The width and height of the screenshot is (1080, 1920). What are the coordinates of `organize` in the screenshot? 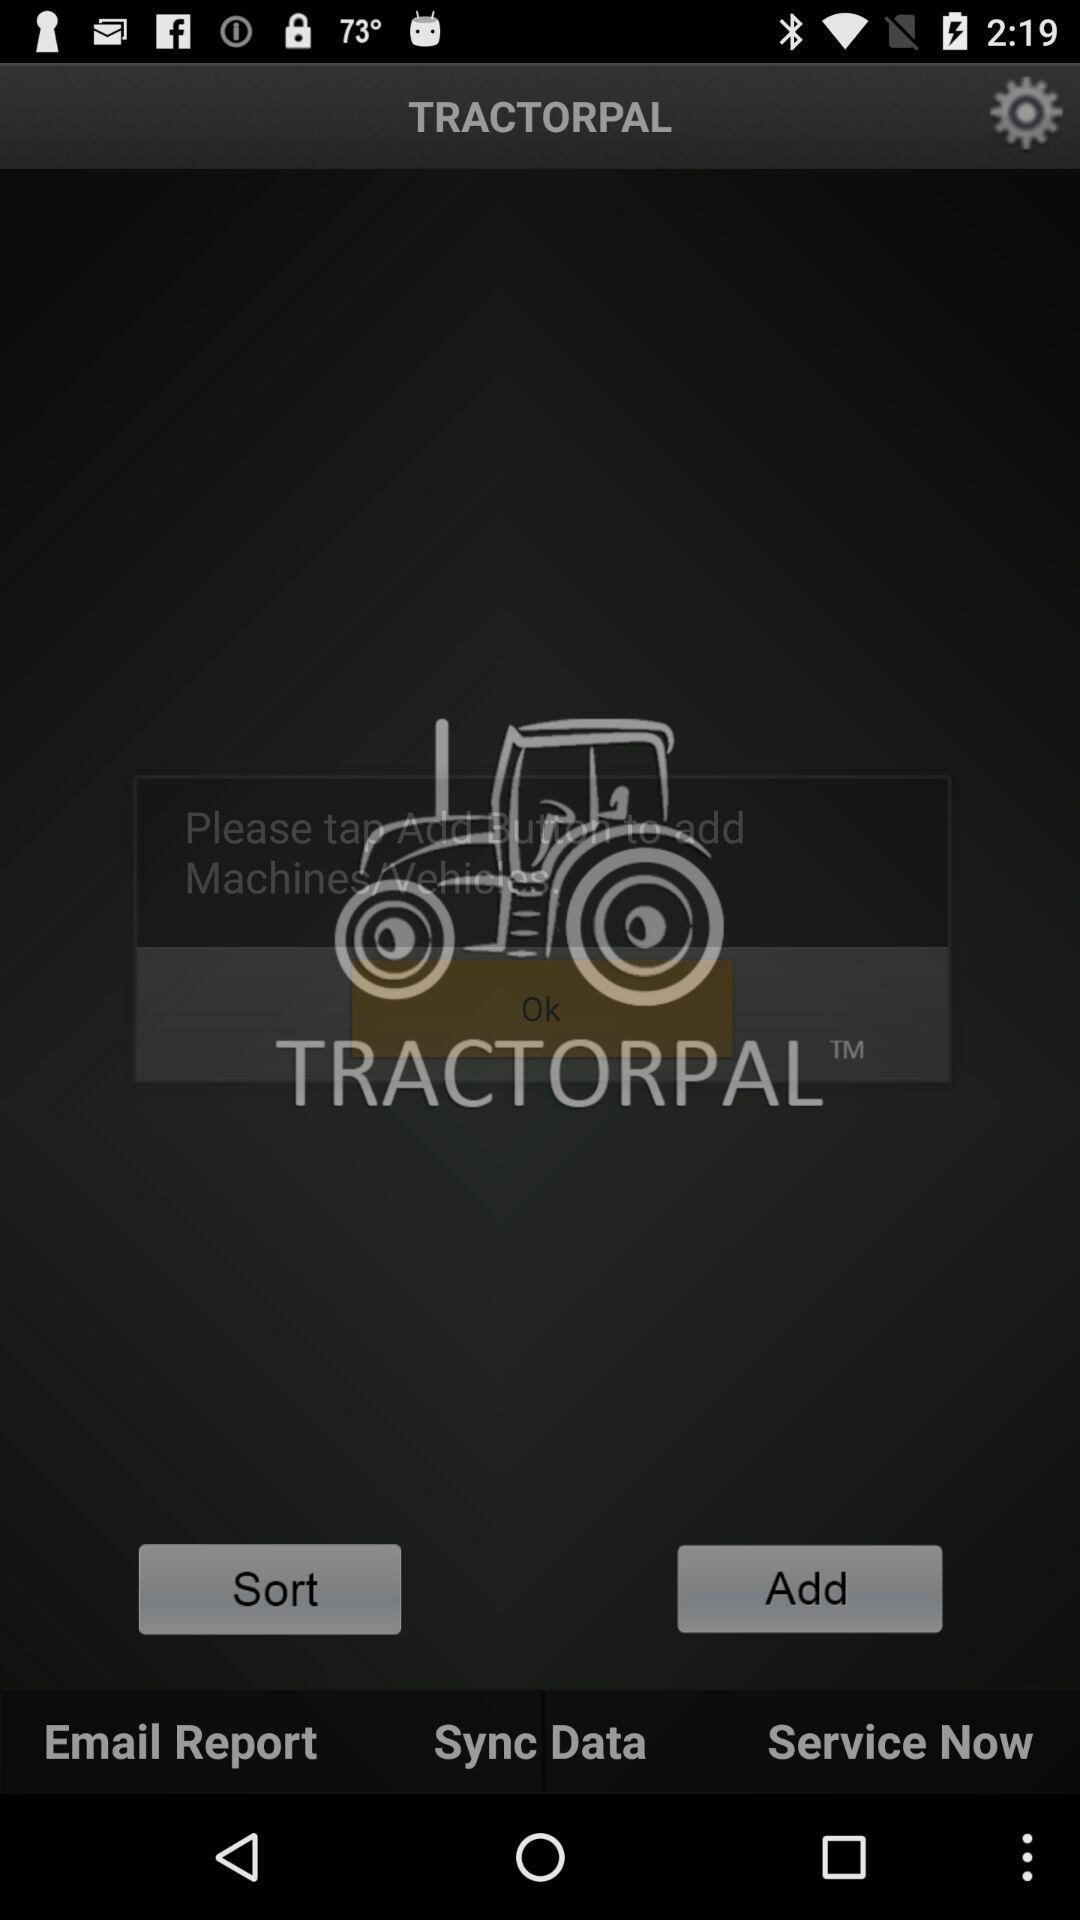 It's located at (270, 1588).